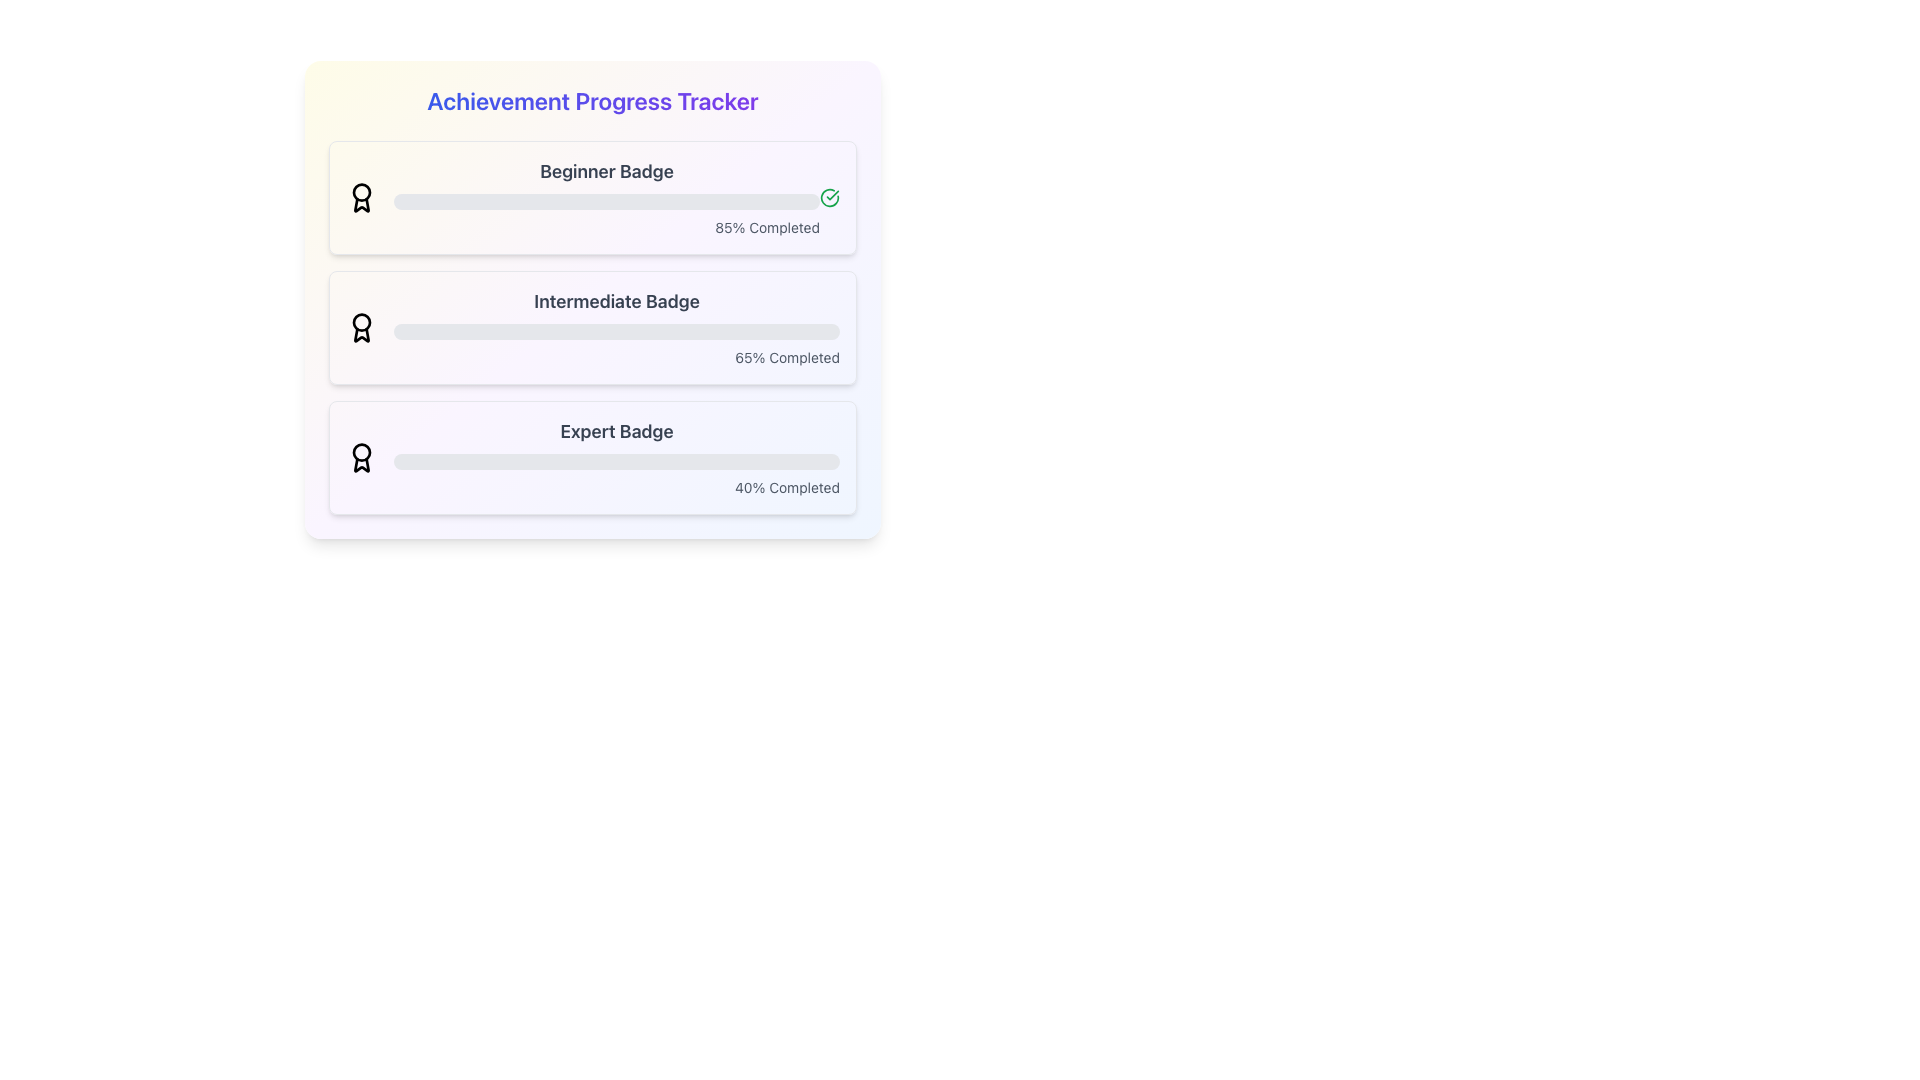 Image resolution: width=1920 pixels, height=1080 pixels. What do you see at coordinates (361, 326) in the screenshot?
I see `the 'Intermediate Badge' icon located to the left of the 'Intermediate Badge' title within the second card element of the achievement progress tracker interface` at bounding box center [361, 326].